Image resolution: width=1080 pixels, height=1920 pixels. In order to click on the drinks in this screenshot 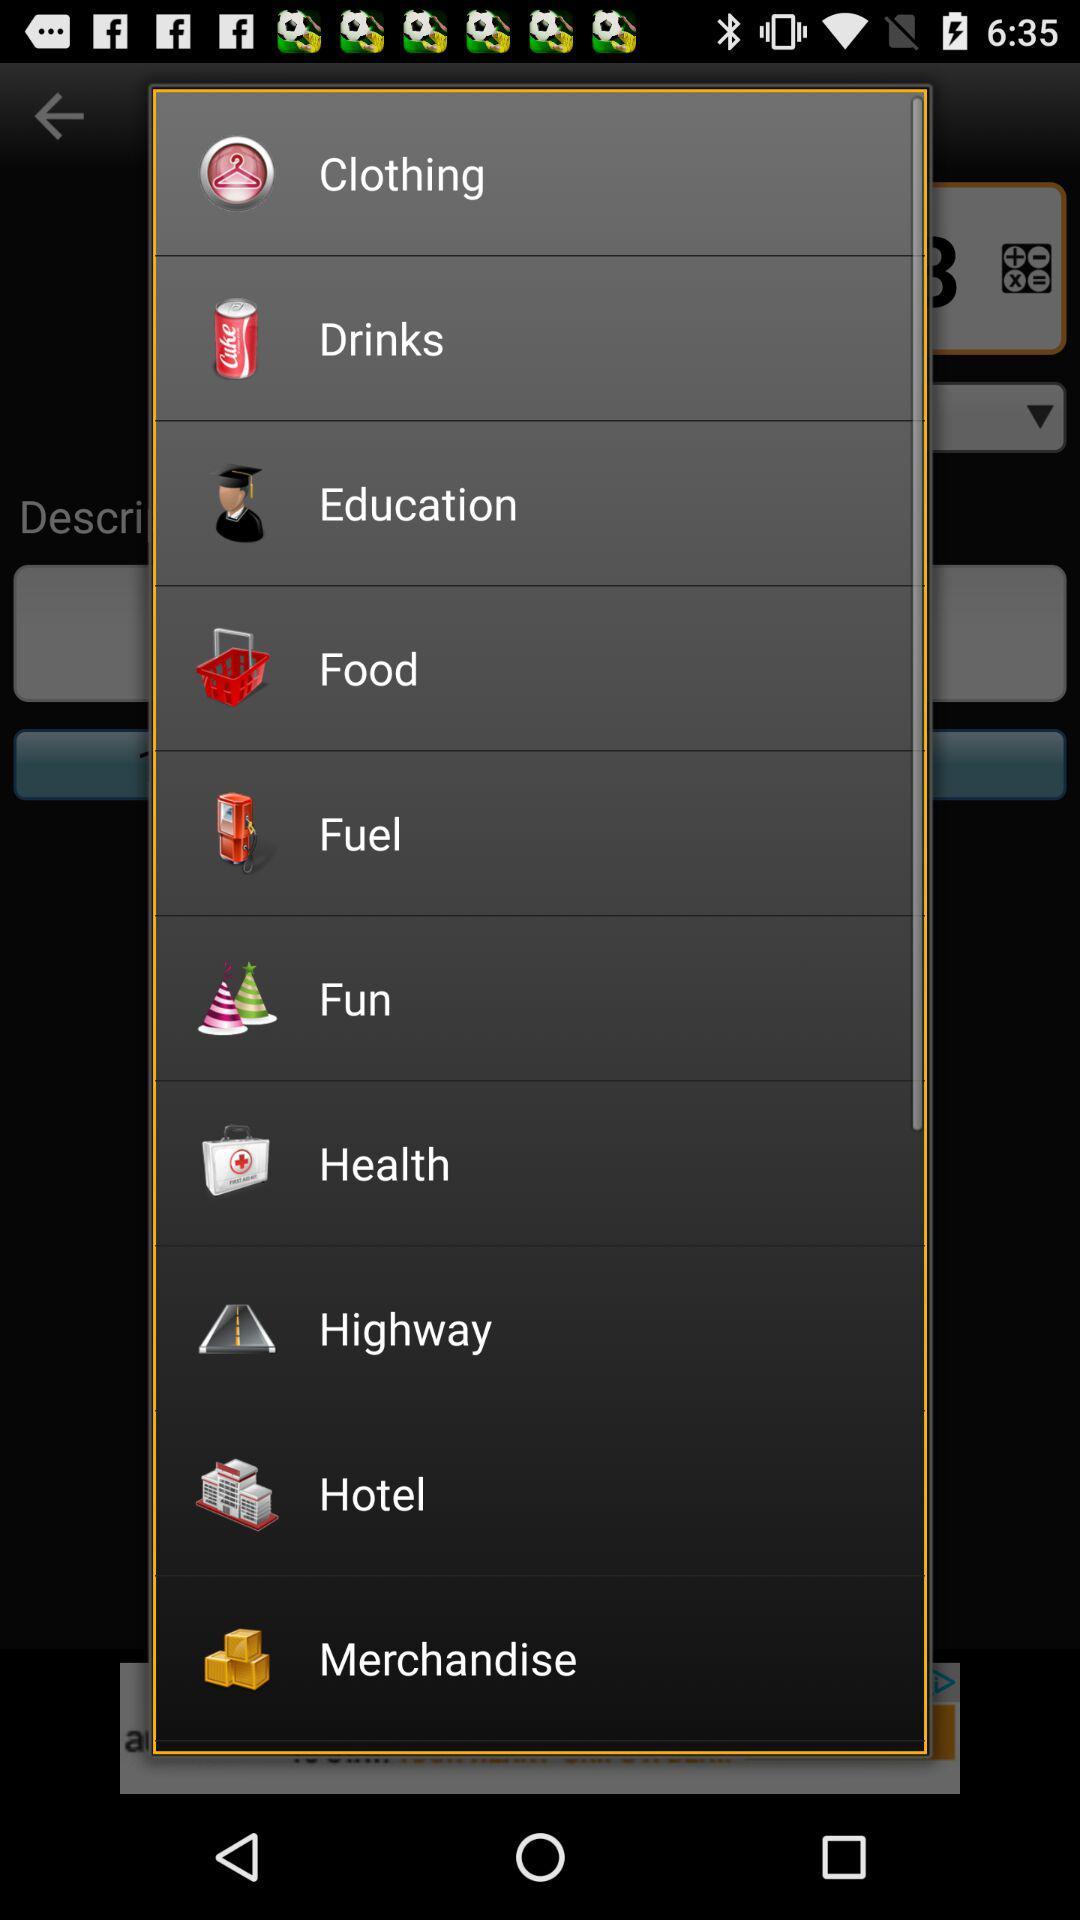, I will do `click(607, 337)`.